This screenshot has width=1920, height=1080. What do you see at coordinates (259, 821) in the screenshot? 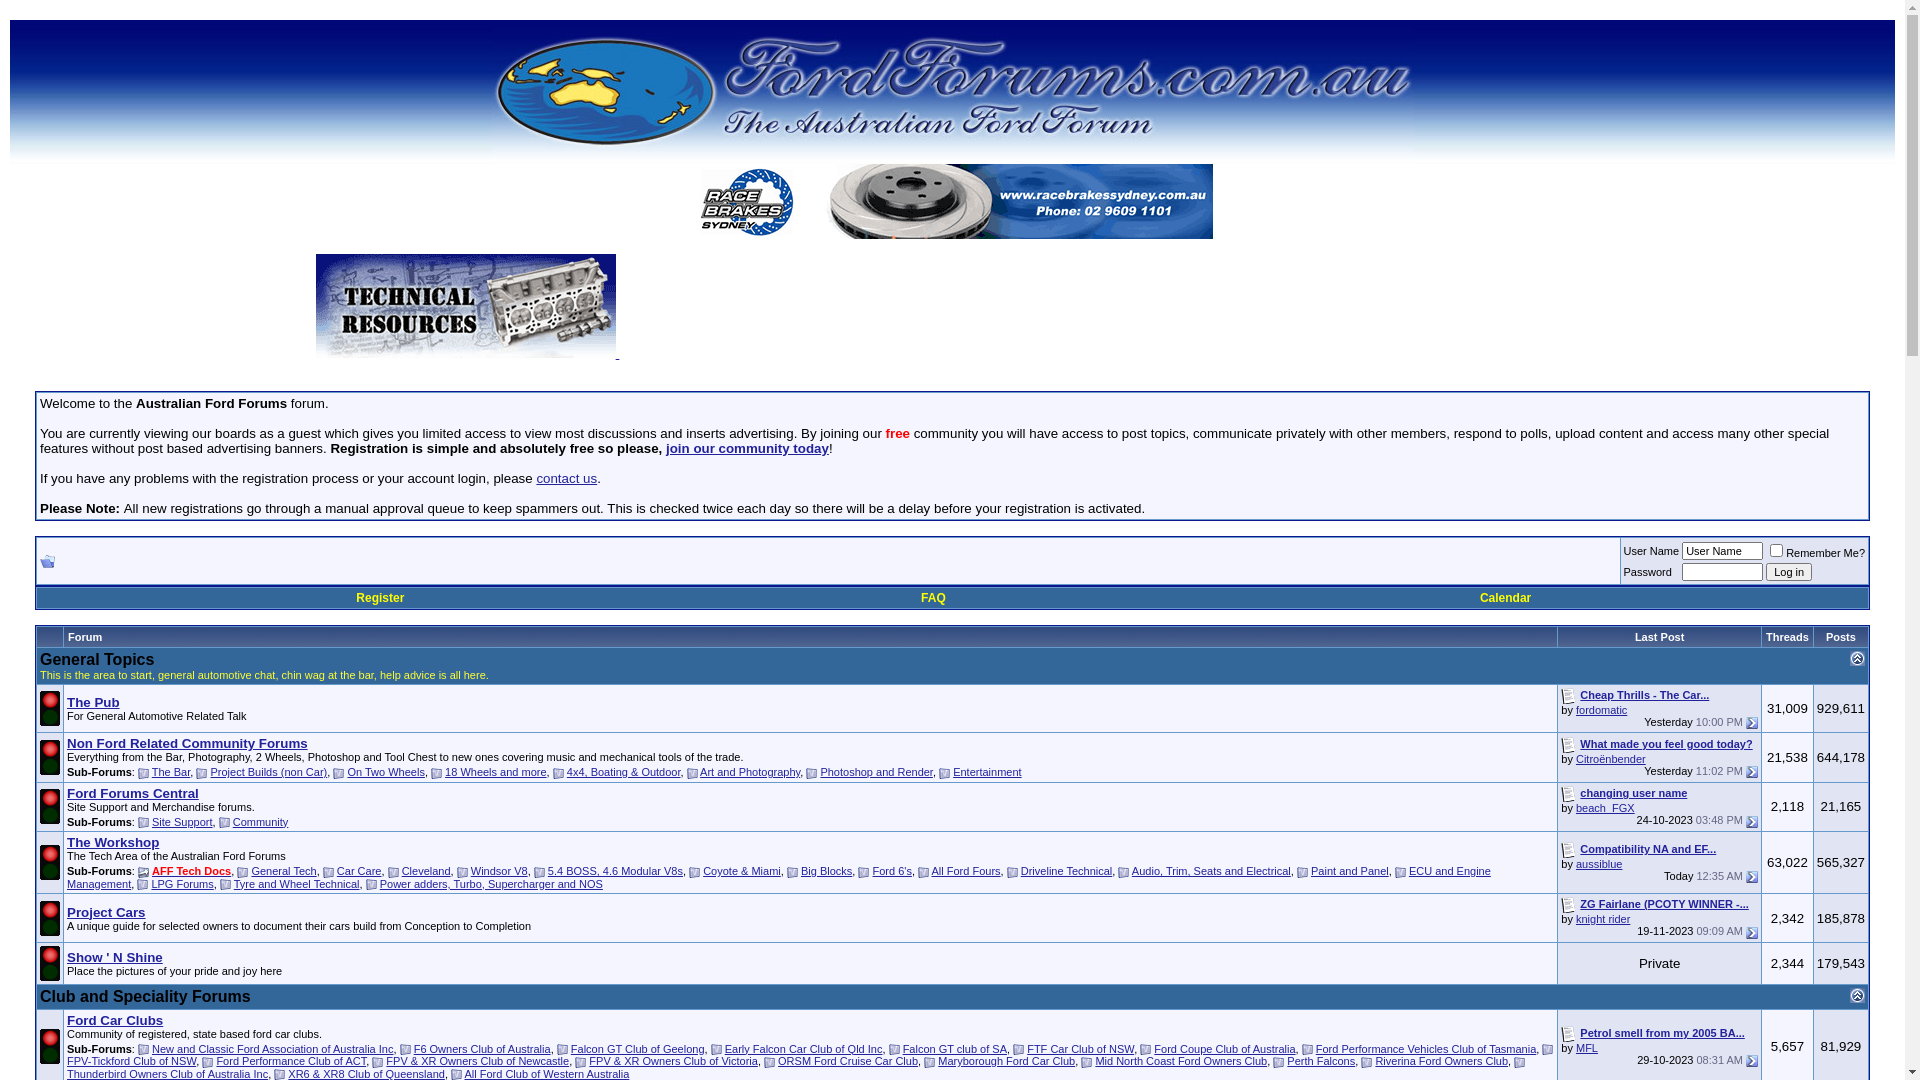
I see `'Community'` at bounding box center [259, 821].